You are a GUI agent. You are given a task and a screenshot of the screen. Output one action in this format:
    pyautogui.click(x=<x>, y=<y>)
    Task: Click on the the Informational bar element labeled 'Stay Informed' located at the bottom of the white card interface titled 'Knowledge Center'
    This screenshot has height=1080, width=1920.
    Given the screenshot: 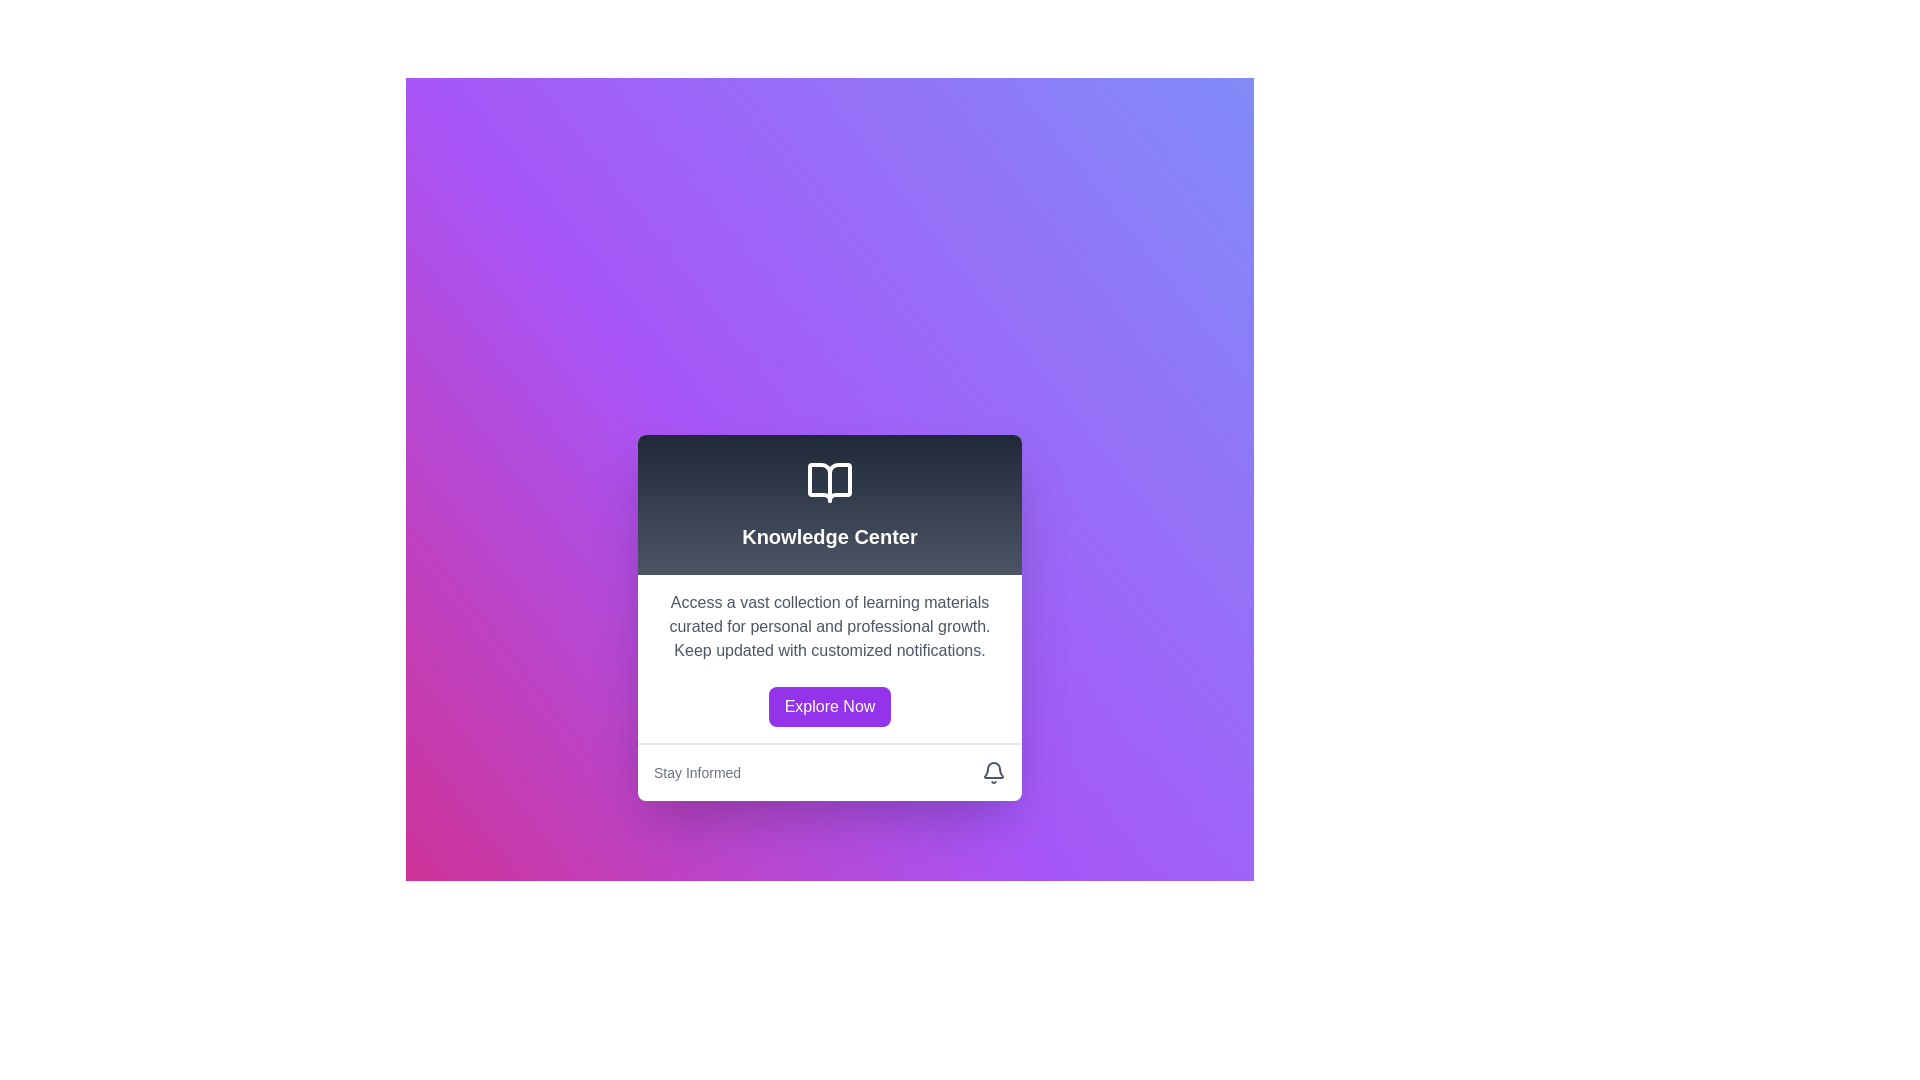 What is the action you would take?
    pyautogui.click(x=830, y=770)
    